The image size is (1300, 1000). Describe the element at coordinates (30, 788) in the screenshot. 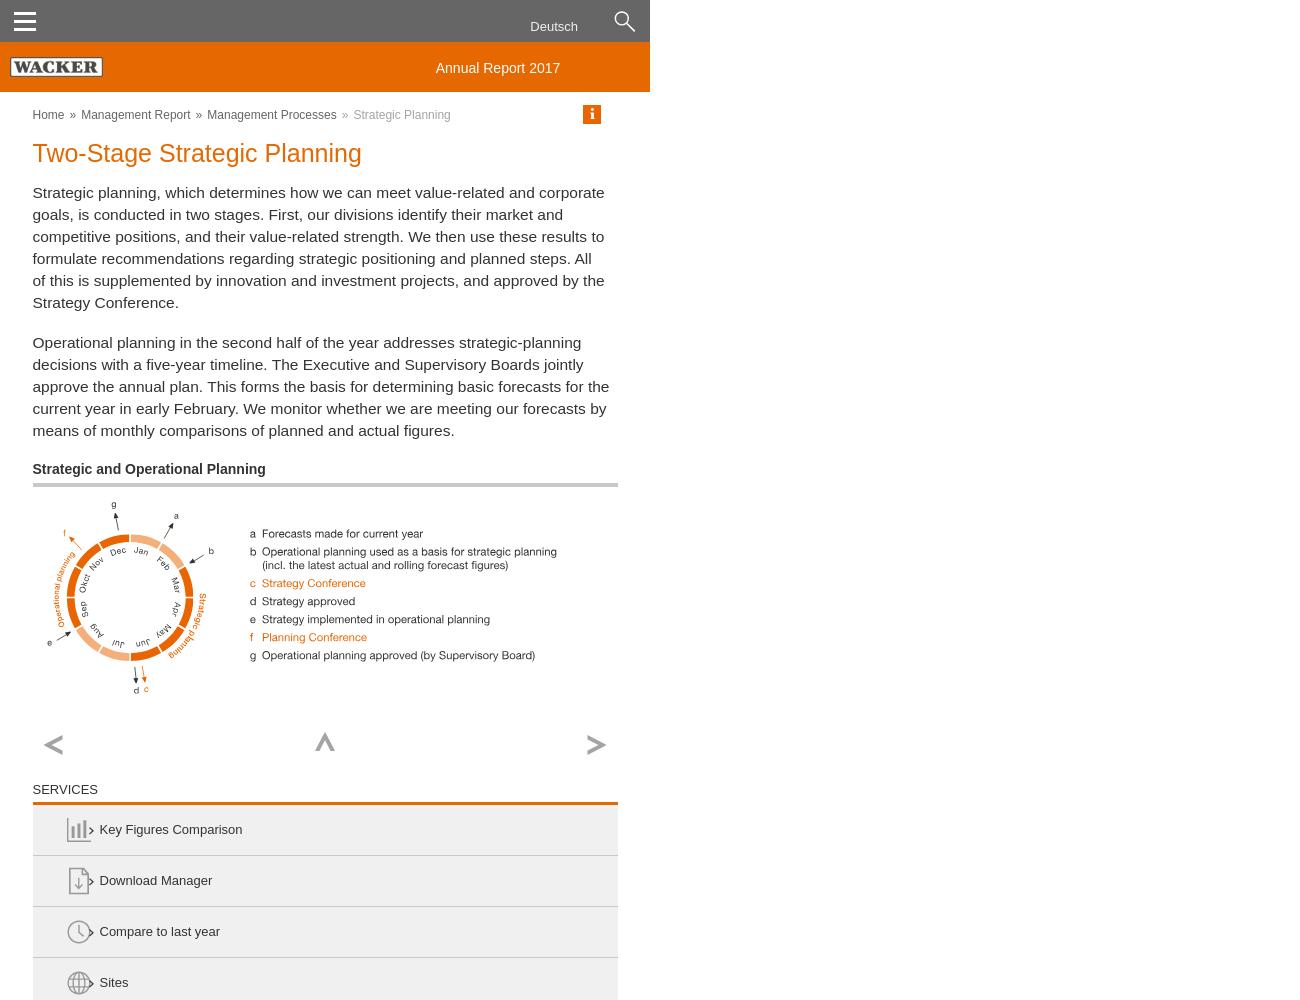

I see `'Services'` at that location.